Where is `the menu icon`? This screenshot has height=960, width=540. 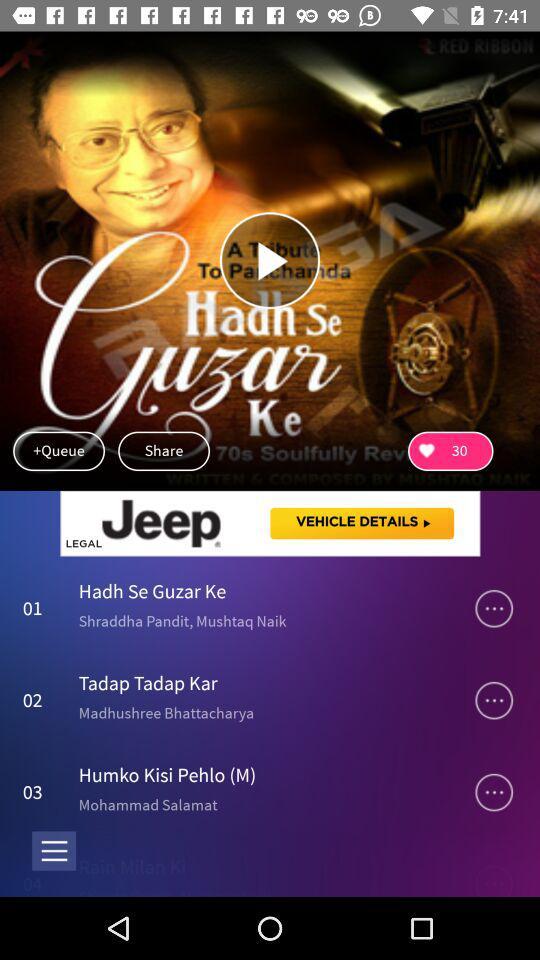
the menu icon is located at coordinates (54, 856).